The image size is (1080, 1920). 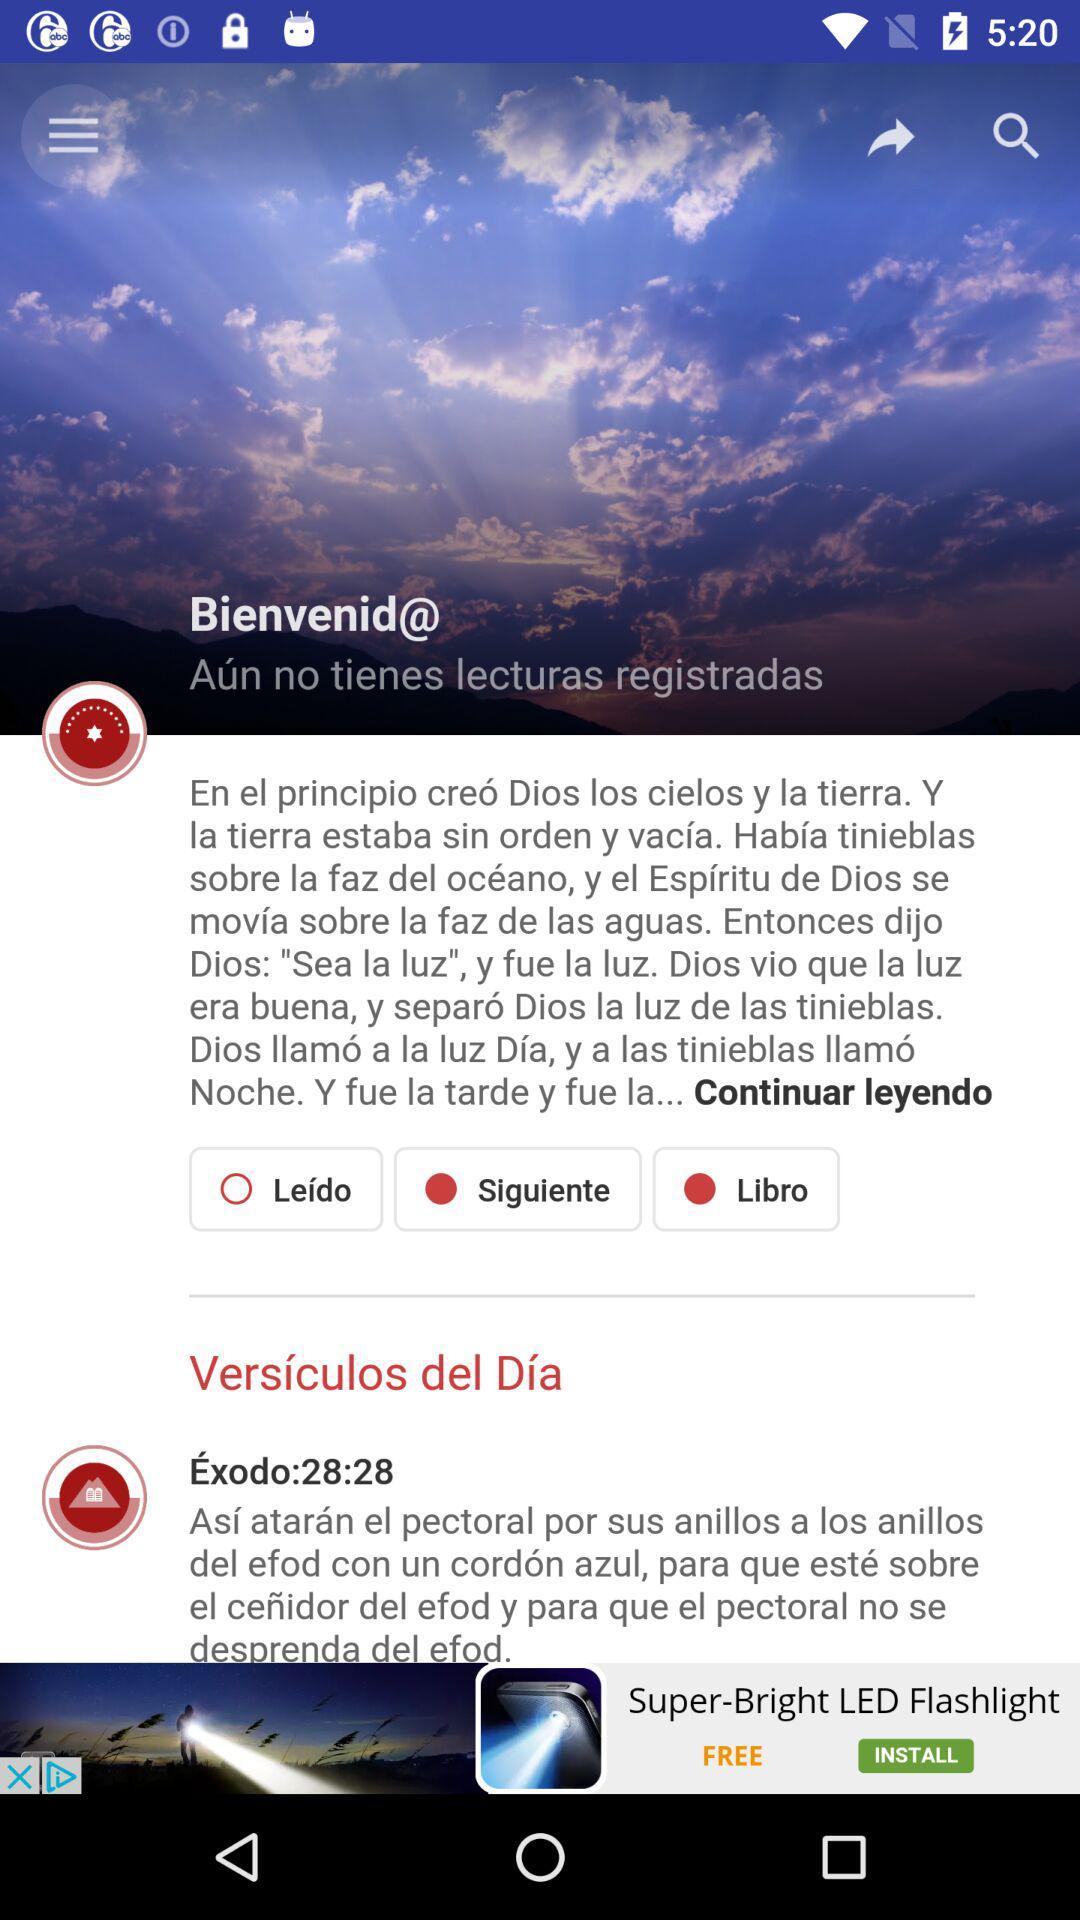 What do you see at coordinates (746, 1189) in the screenshot?
I see `the libro on the right` at bounding box center [746, 1189].